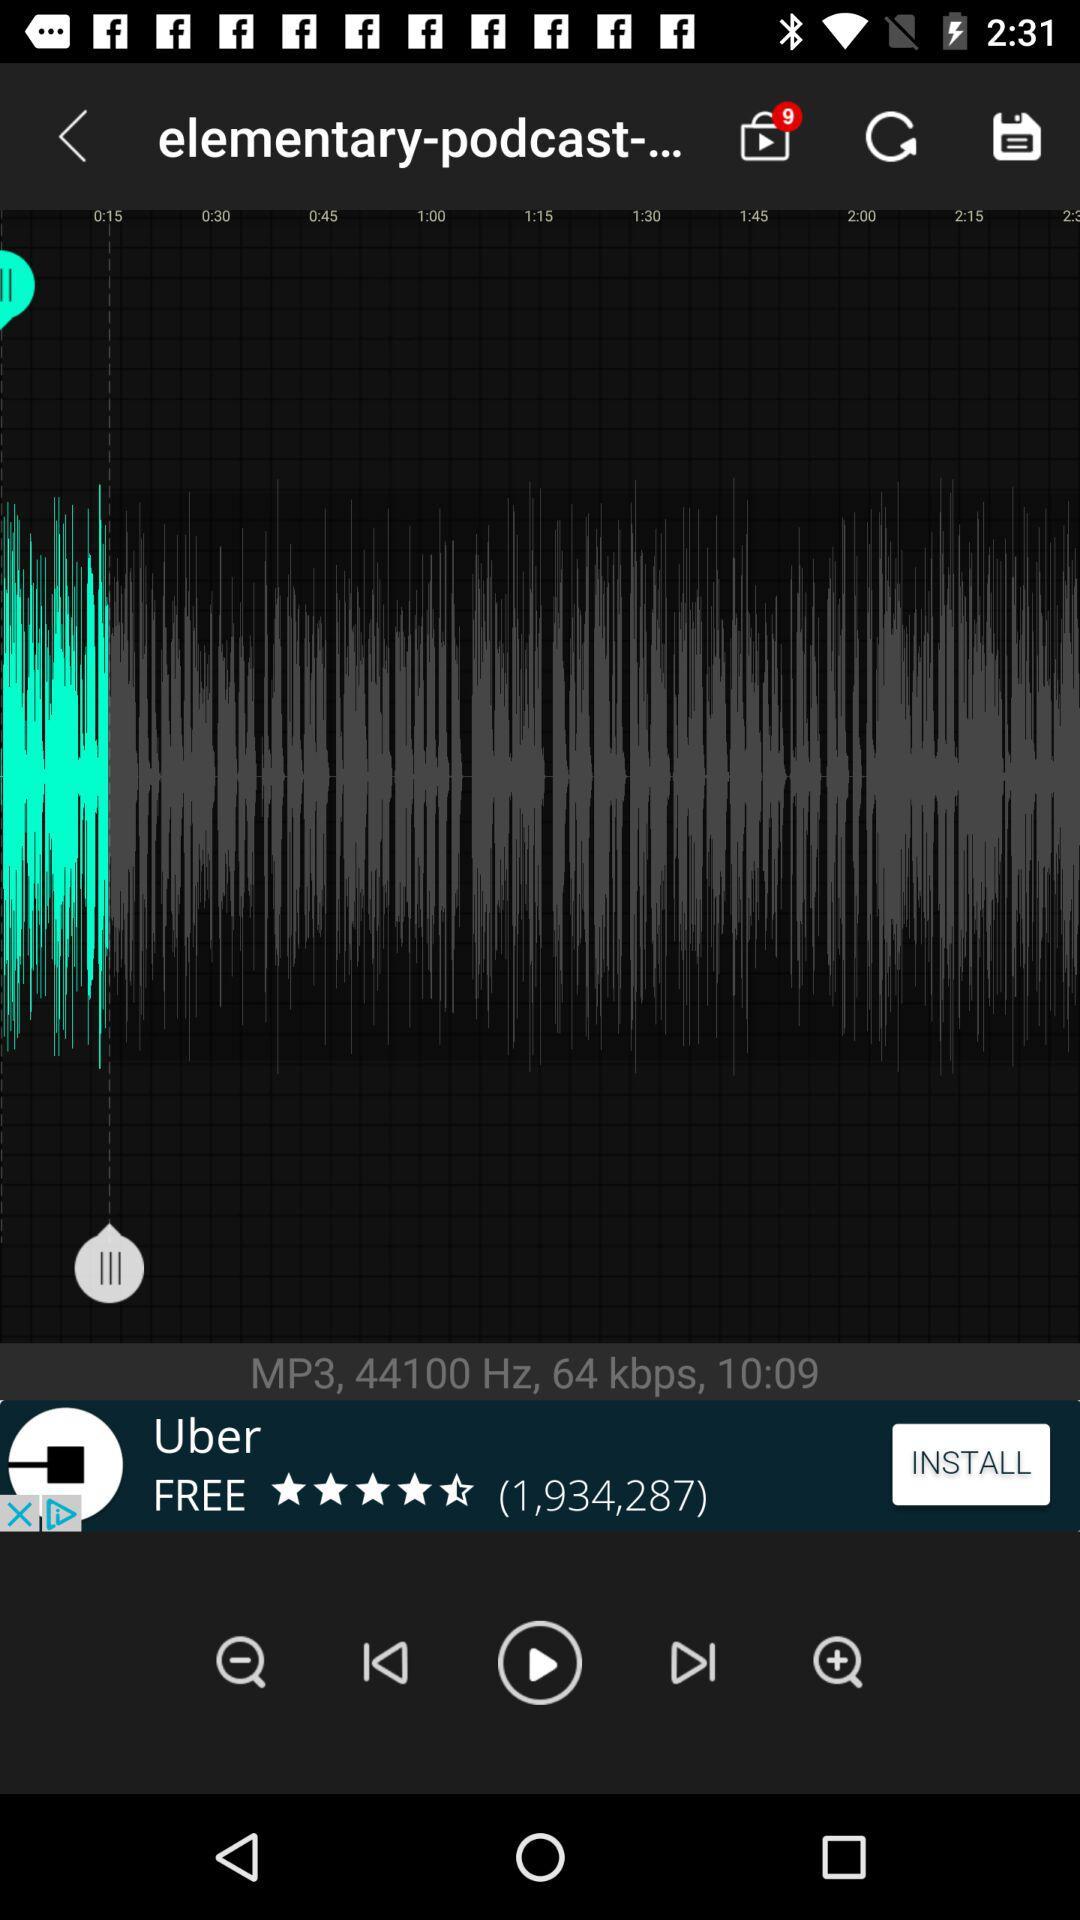  What do you see at coordinates (838, 1662) in the screenshot?
I see `the add icon` at bounding box center [838, 1662].